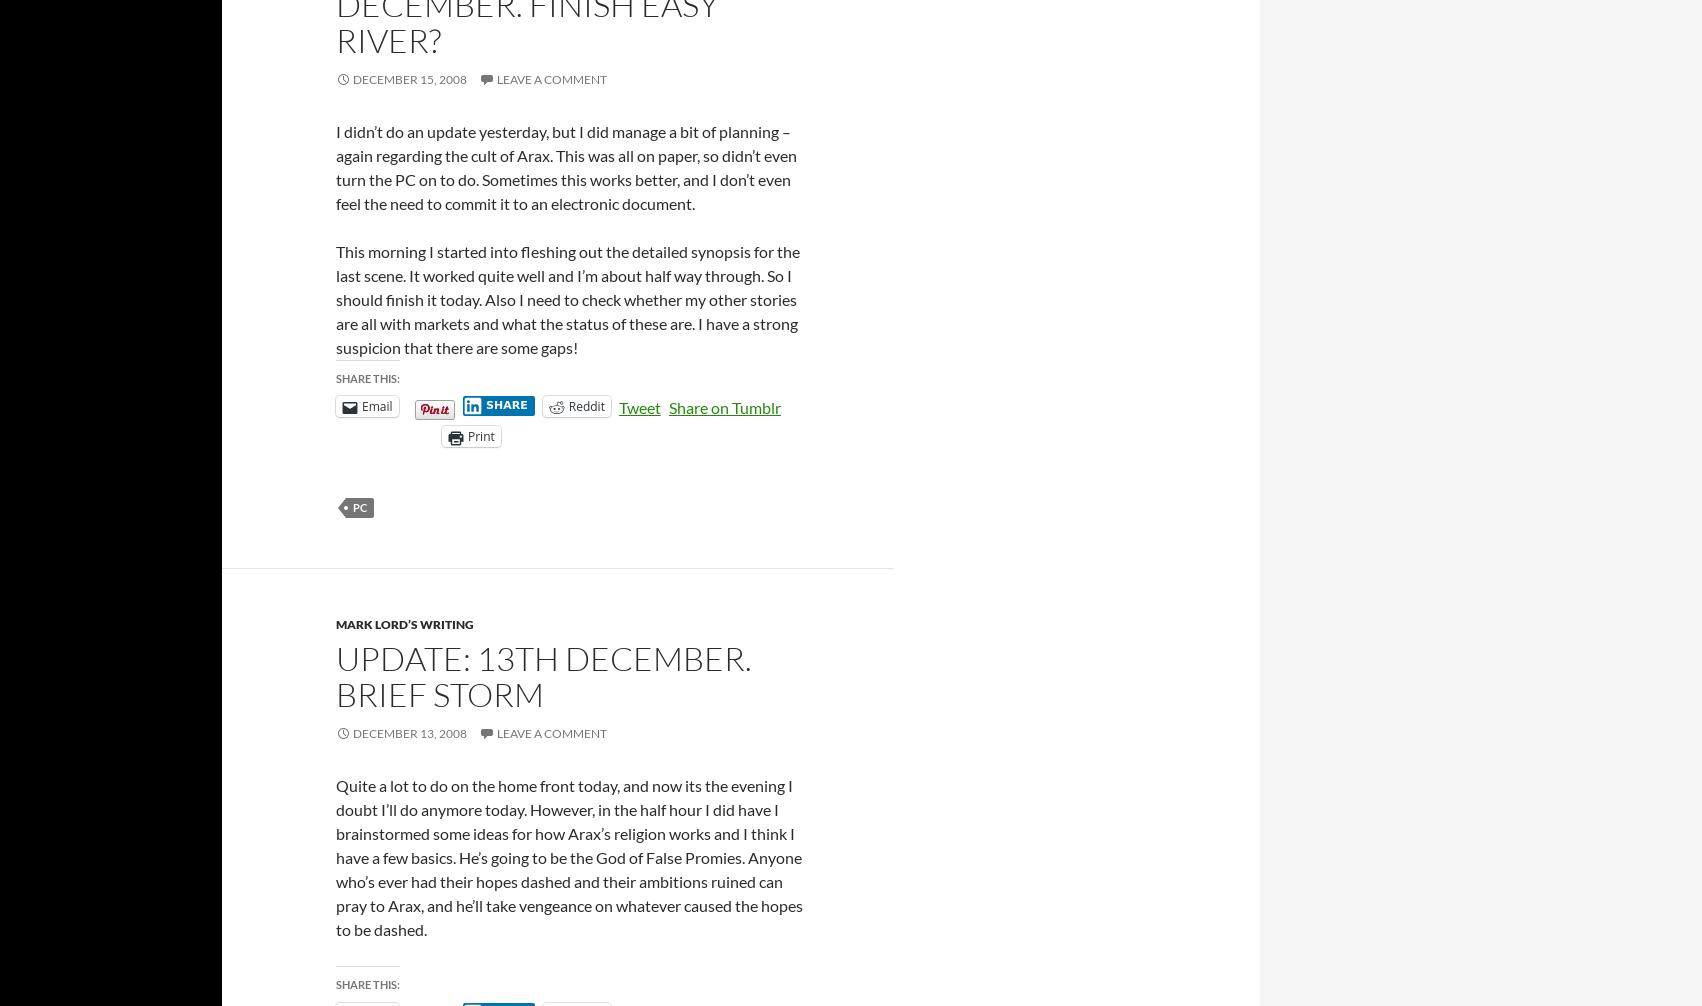 Image resolution: width=1702 pixels, height=1006 pixels. I want to click on 'Print', so click(479, 435).